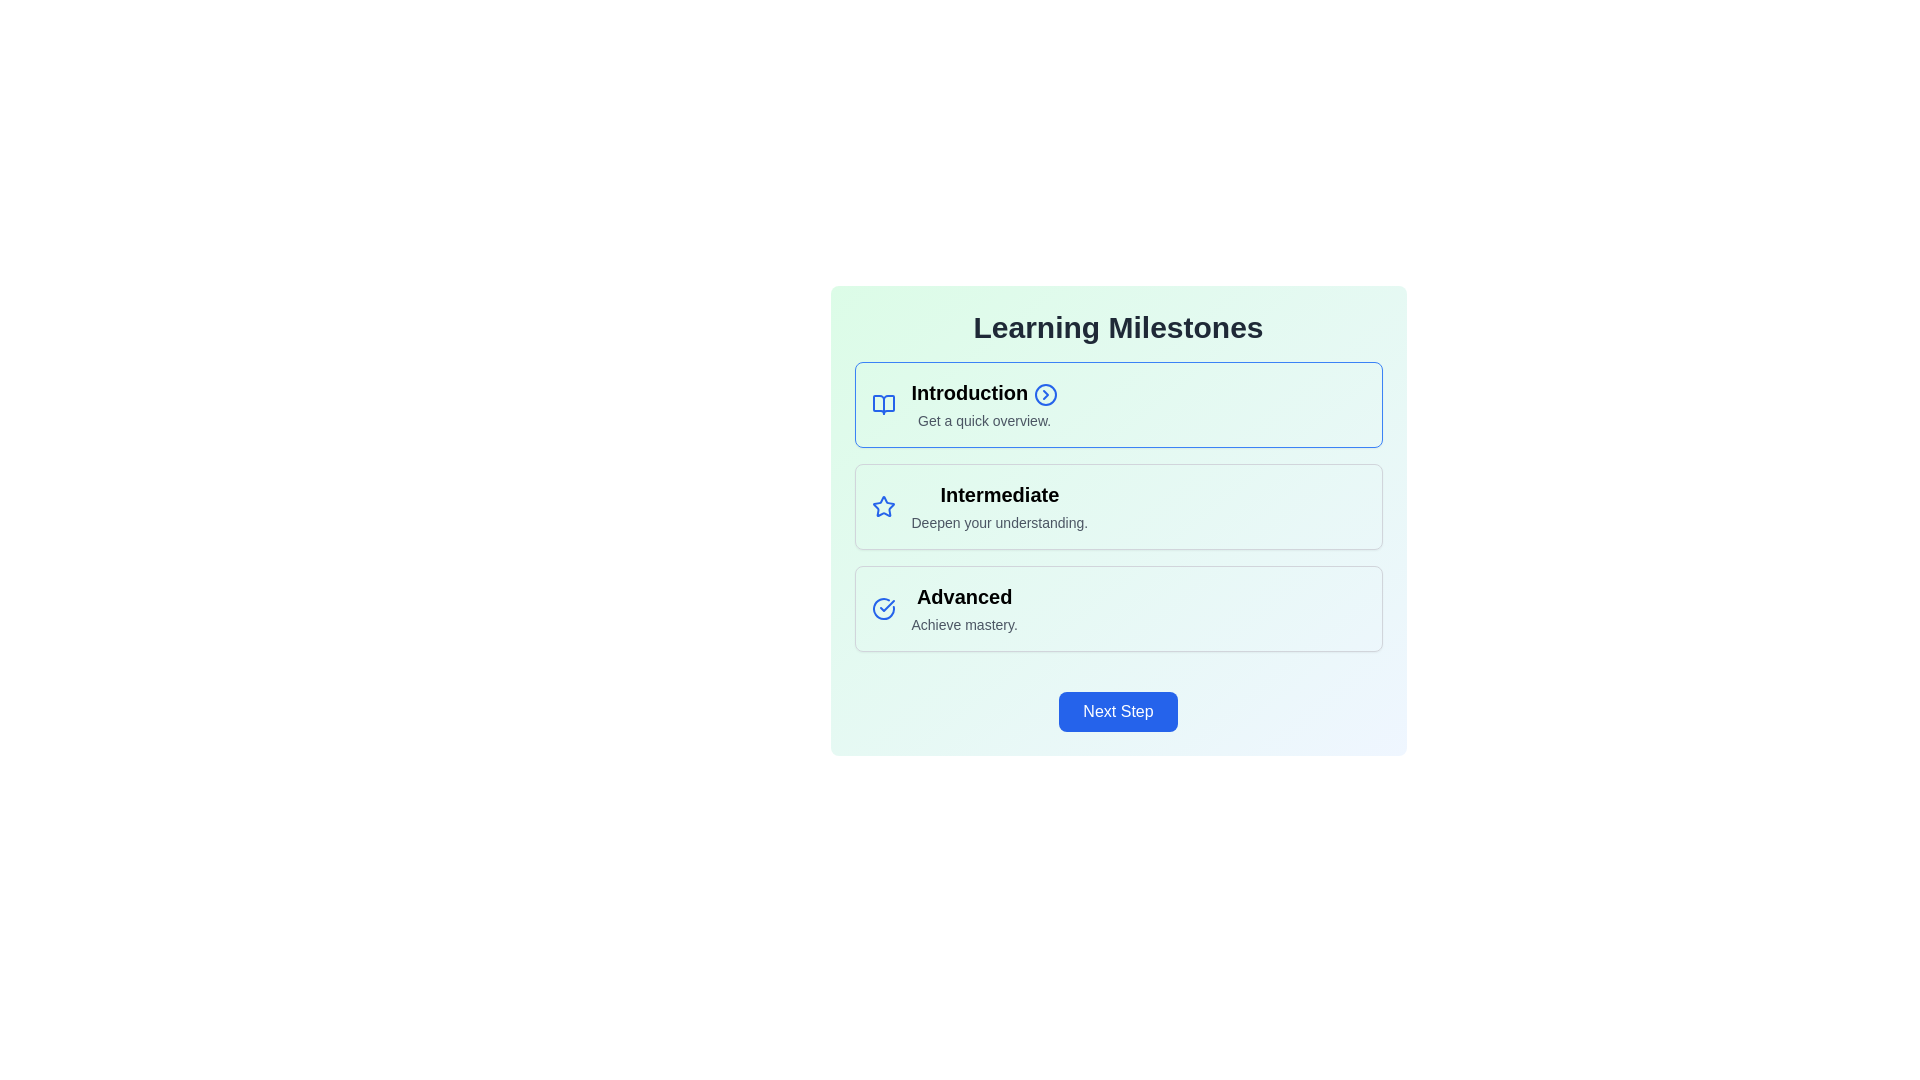 The width and height of the screenshot is (1920, 1080). Describe the element at coordinates (984, 405) in the screenshot. I see `the title 'Introduction' of the Informational Card, which is the uppermost card in a vertical stack` at that location.